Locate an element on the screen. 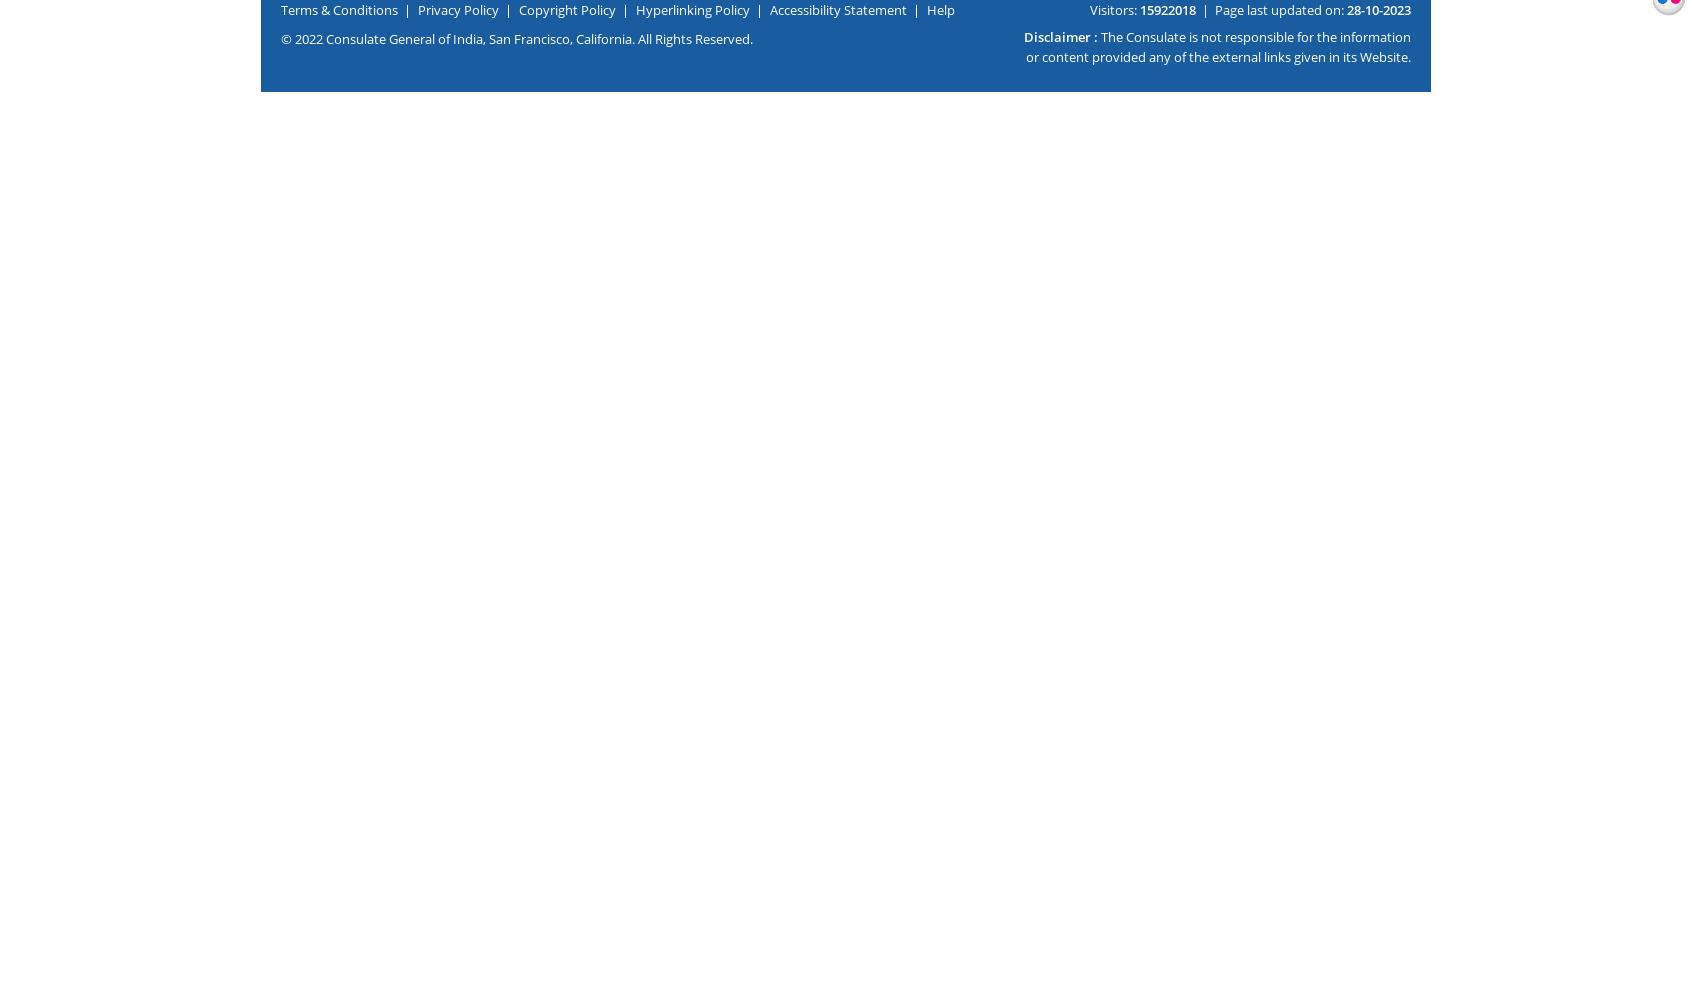 The image size is (1692, 1000). '|' is located at coordinates (1205, 9).